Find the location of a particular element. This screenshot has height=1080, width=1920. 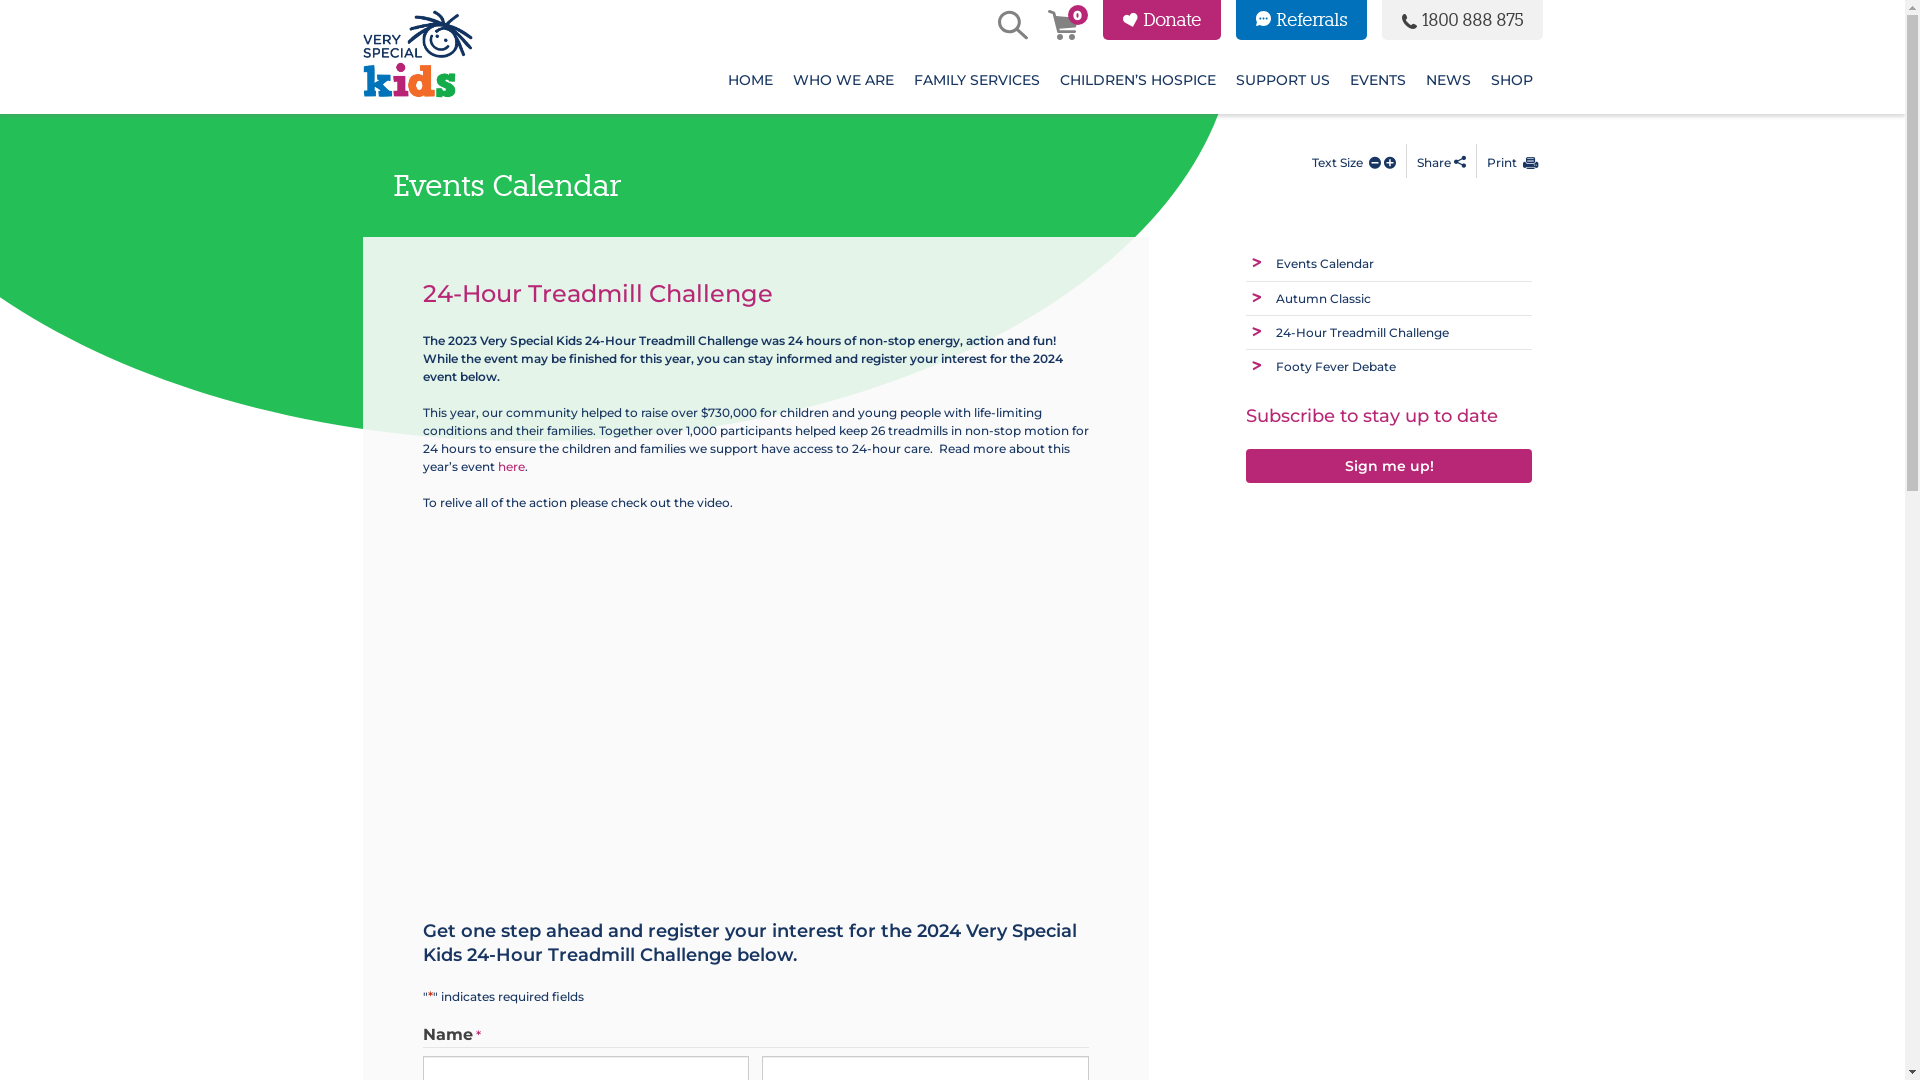

'Referrals' is located at coordinates (1301, 19).